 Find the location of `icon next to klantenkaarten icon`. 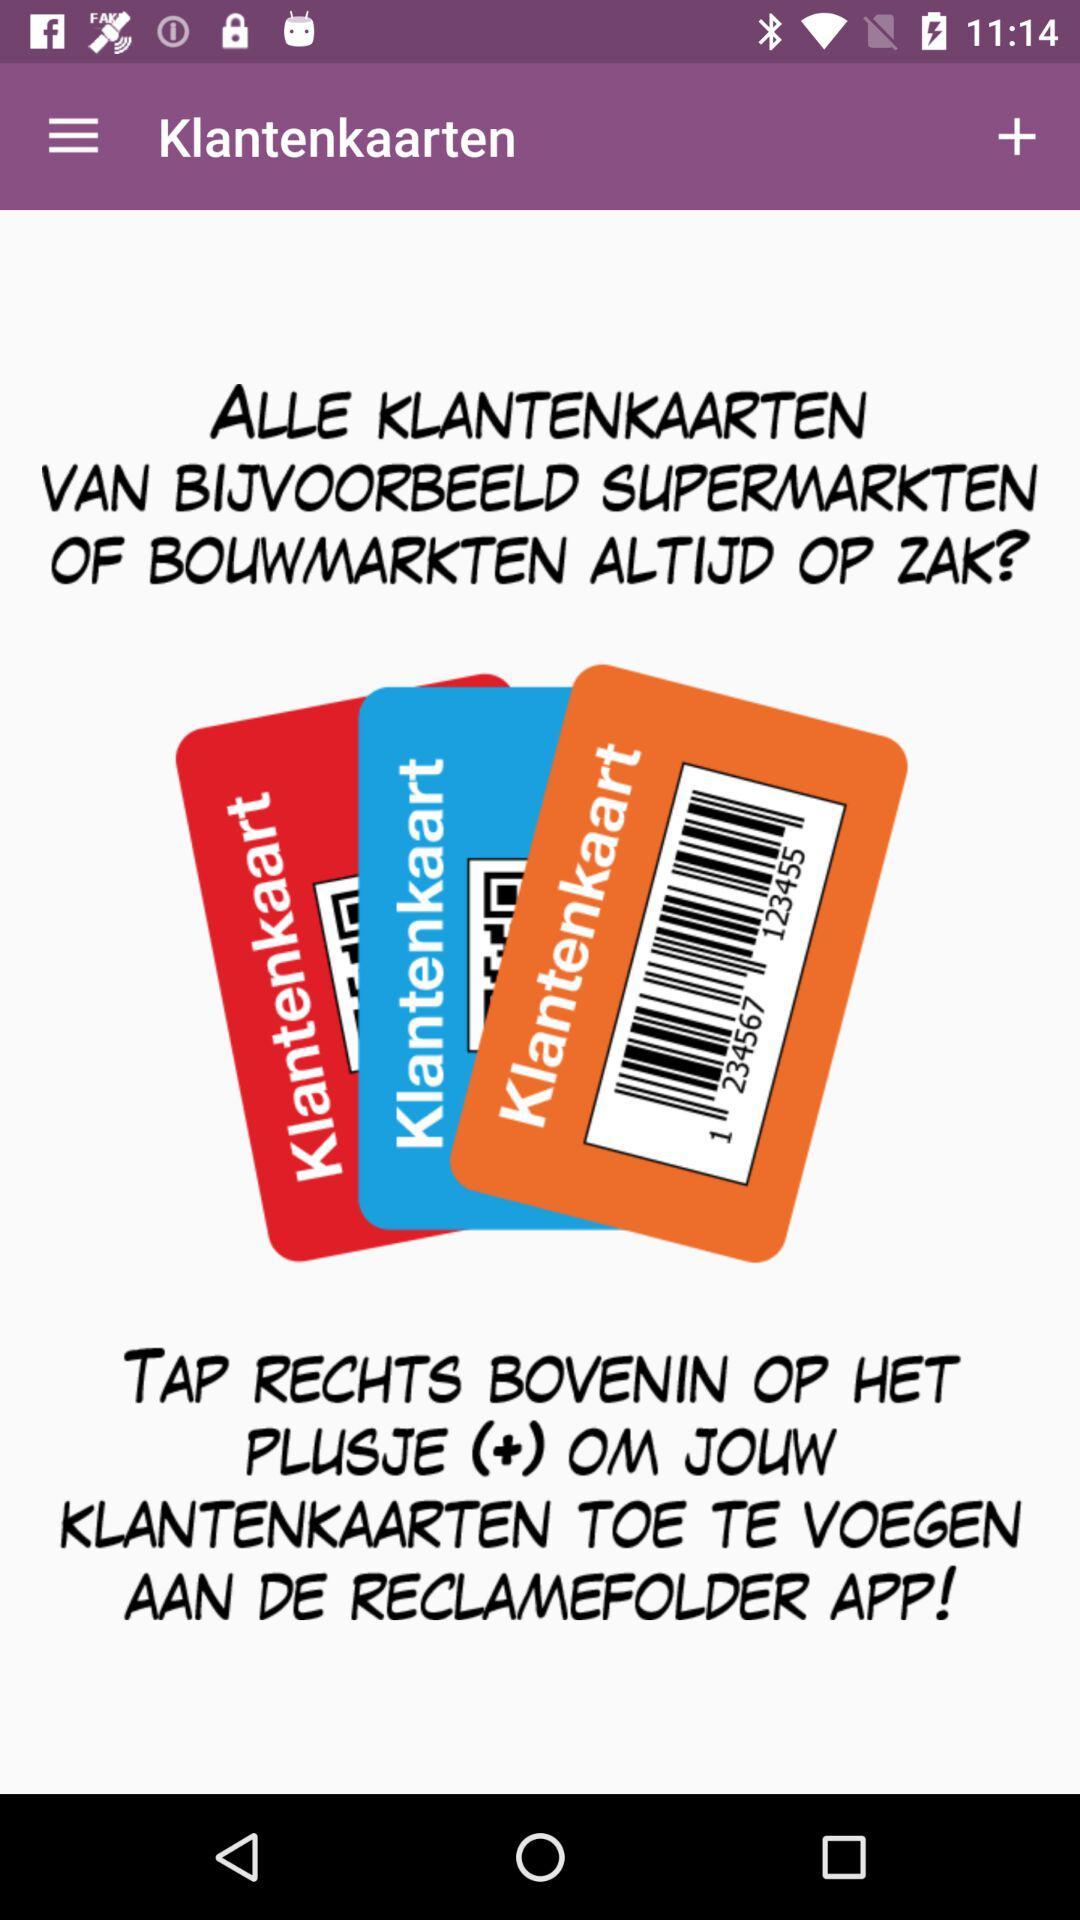

icon next to klantenkaarten icon is located at coordinates (1017, 135).